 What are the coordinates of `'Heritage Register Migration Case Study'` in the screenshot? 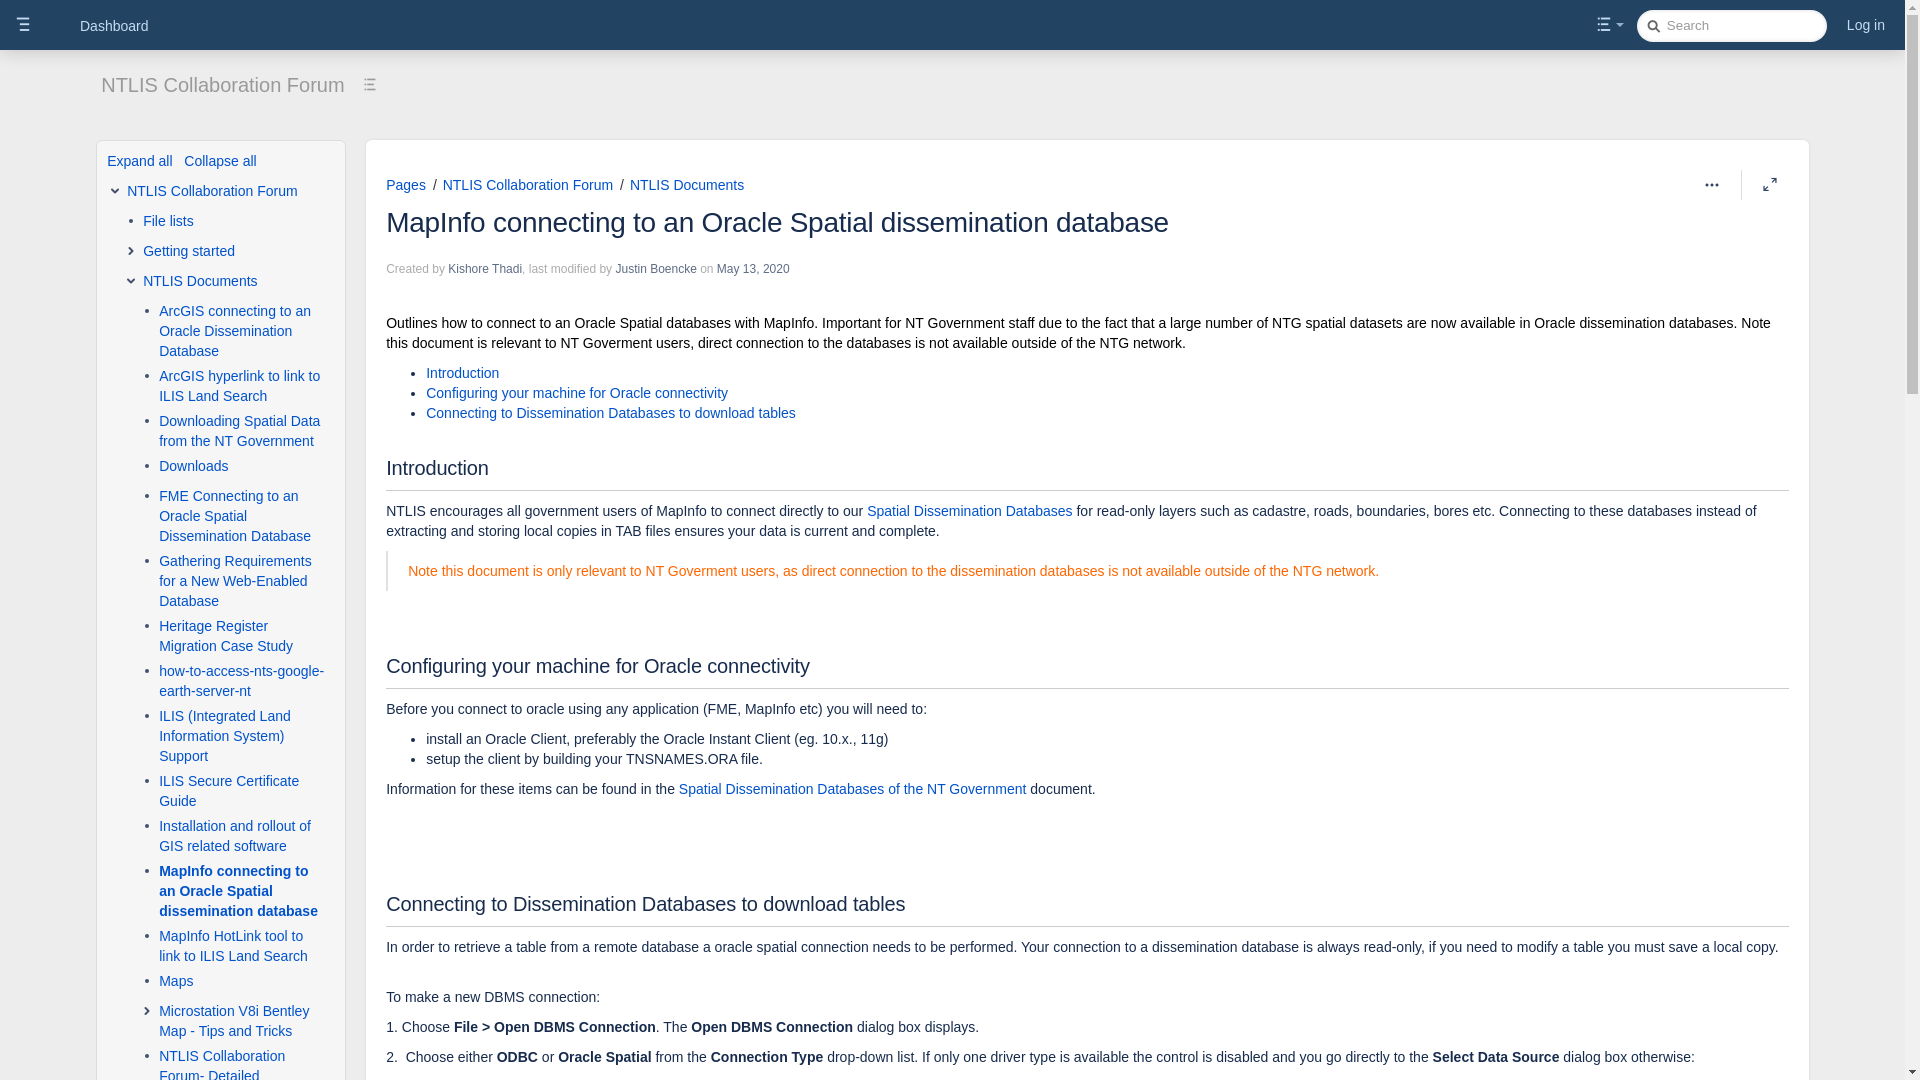 It's located at (157, 636).